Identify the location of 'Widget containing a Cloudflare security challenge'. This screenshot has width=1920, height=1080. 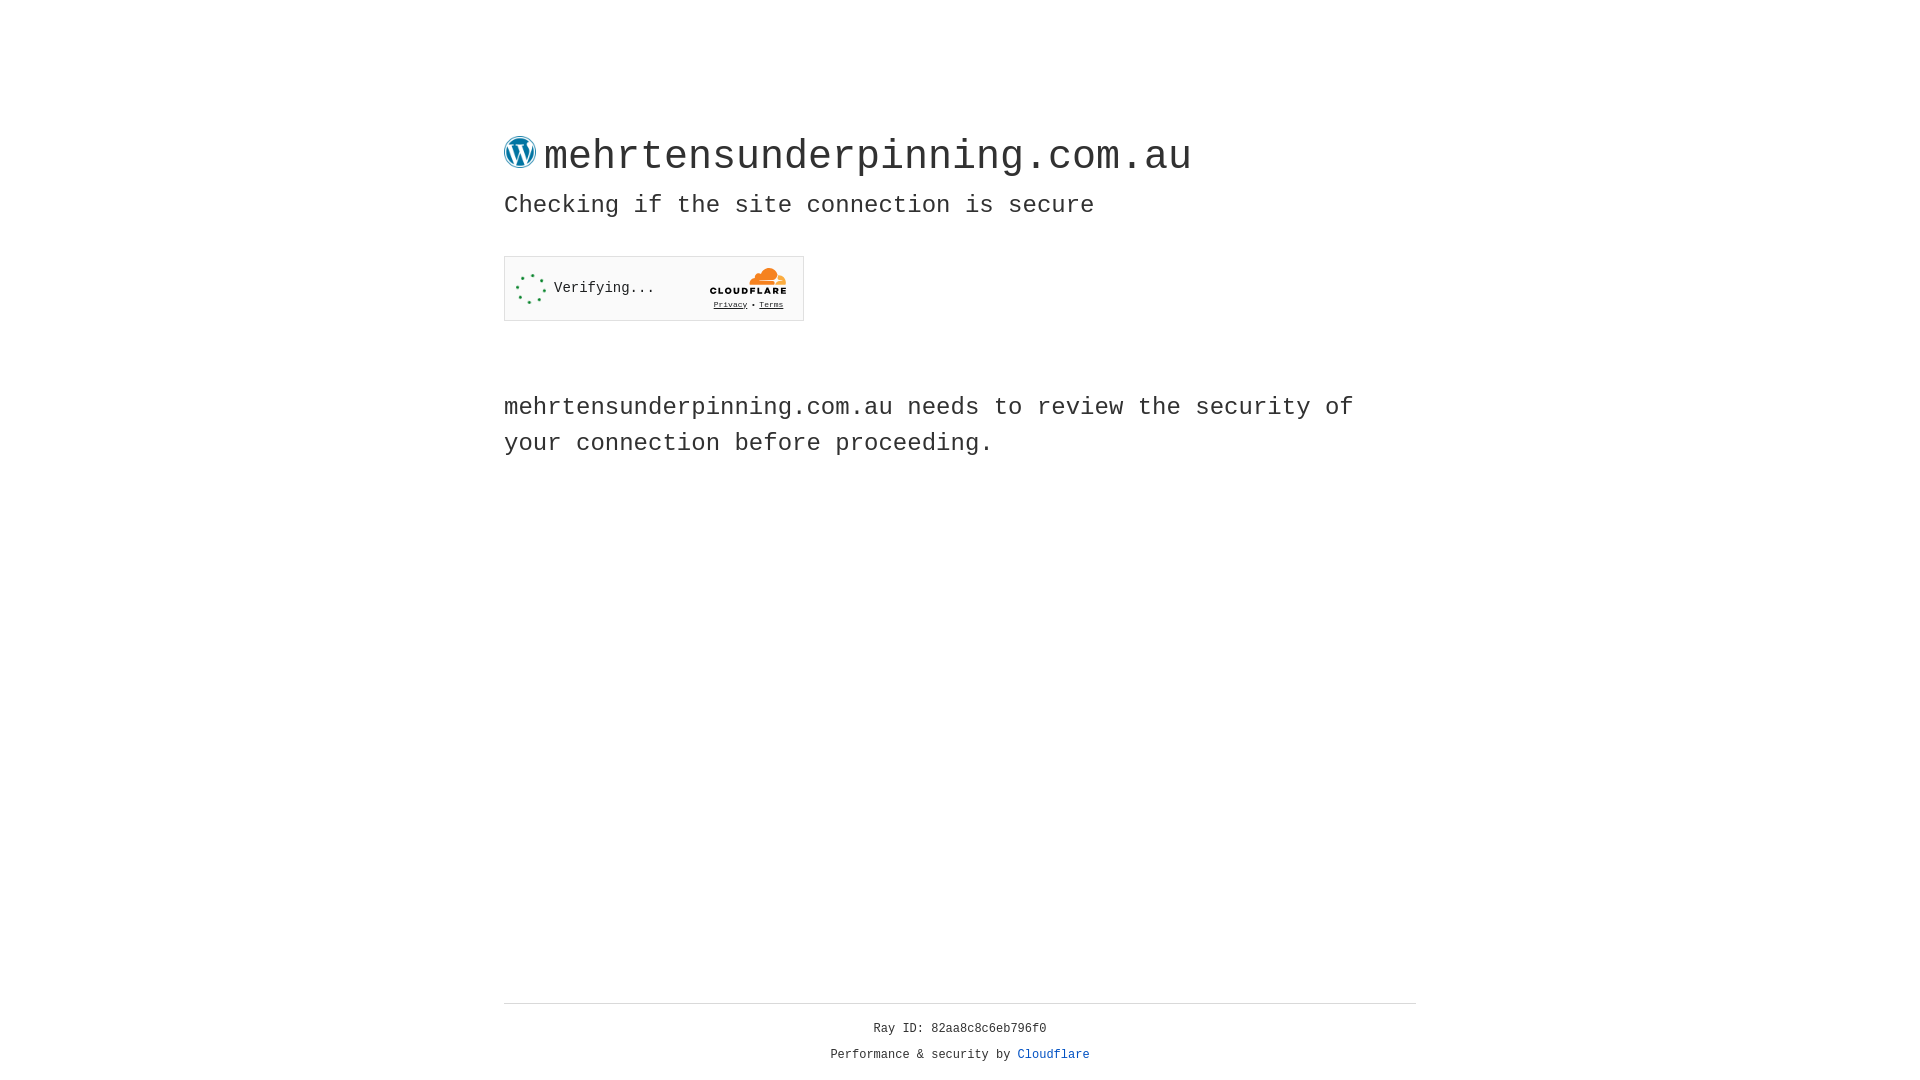
(653, 288).